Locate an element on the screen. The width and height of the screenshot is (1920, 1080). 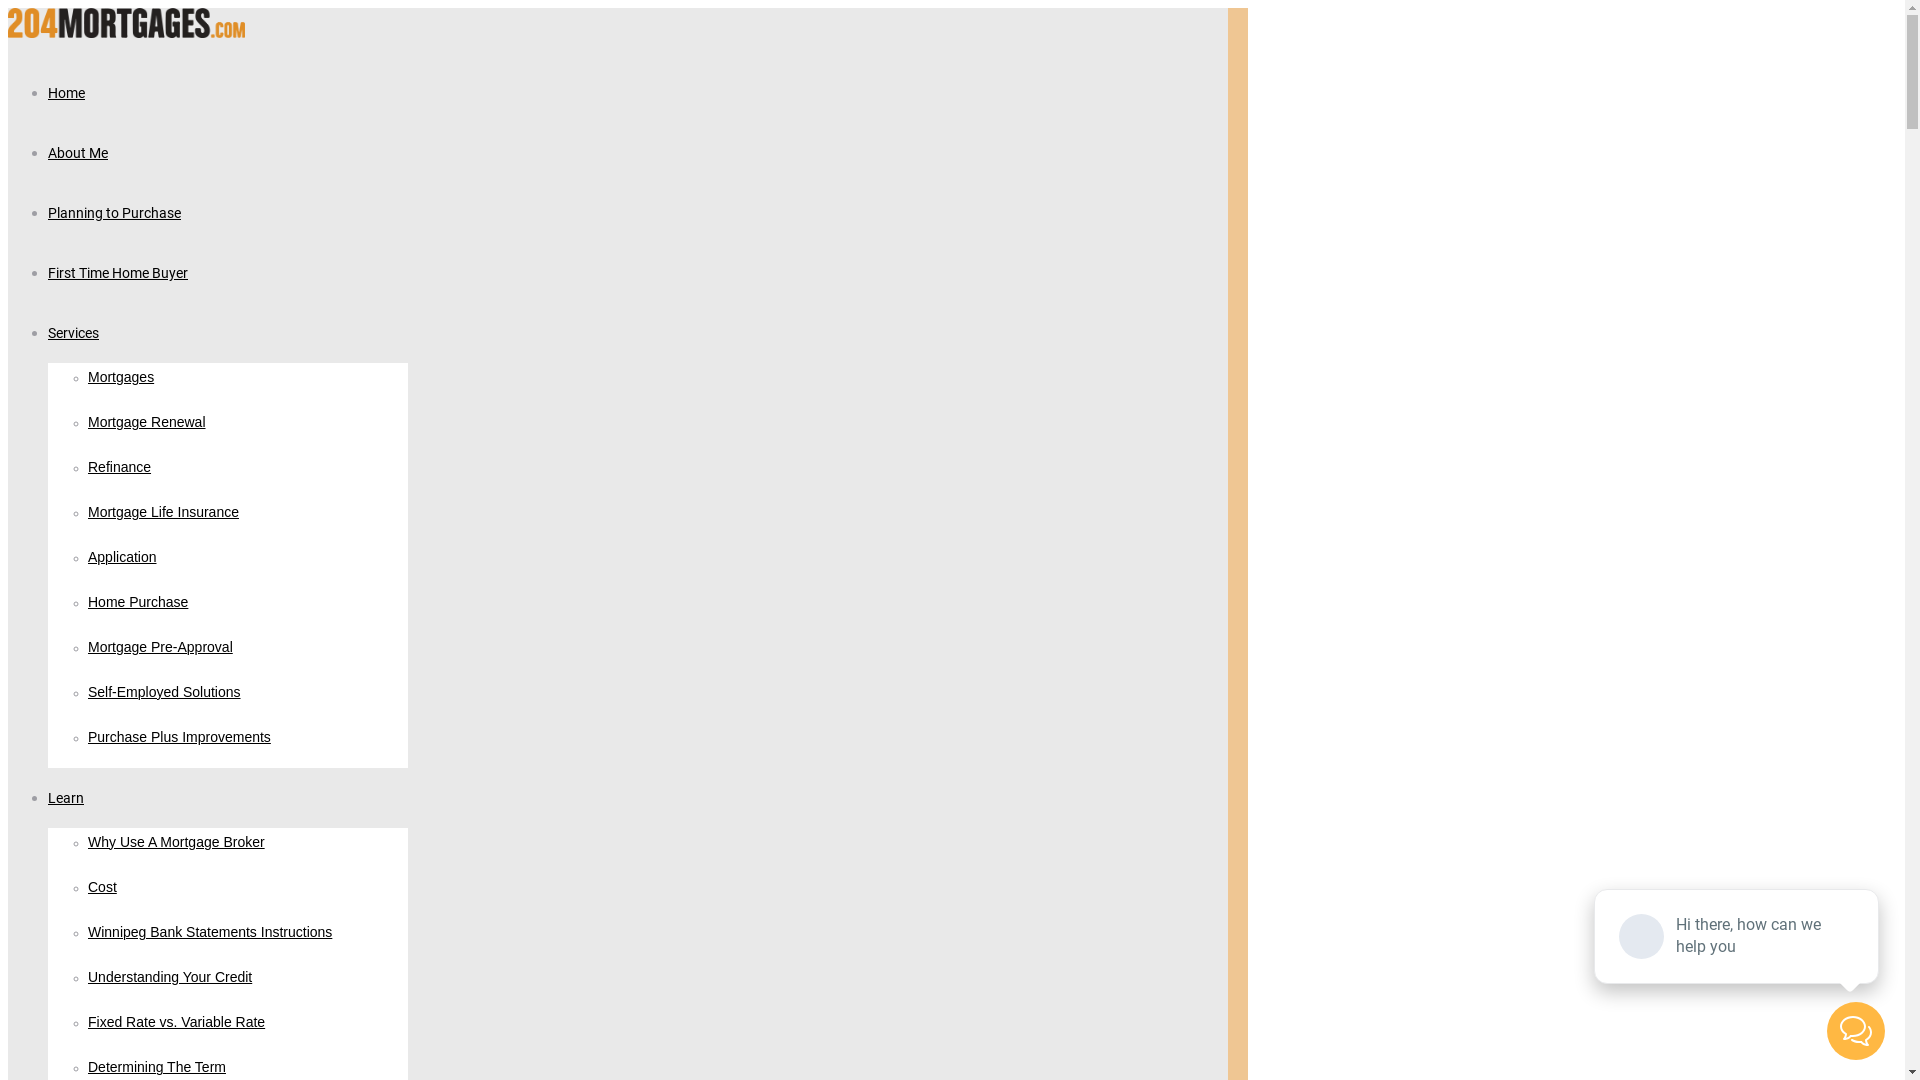
'Winnipeg Bank Statements Instructions' is located at coordinates (210, 933).